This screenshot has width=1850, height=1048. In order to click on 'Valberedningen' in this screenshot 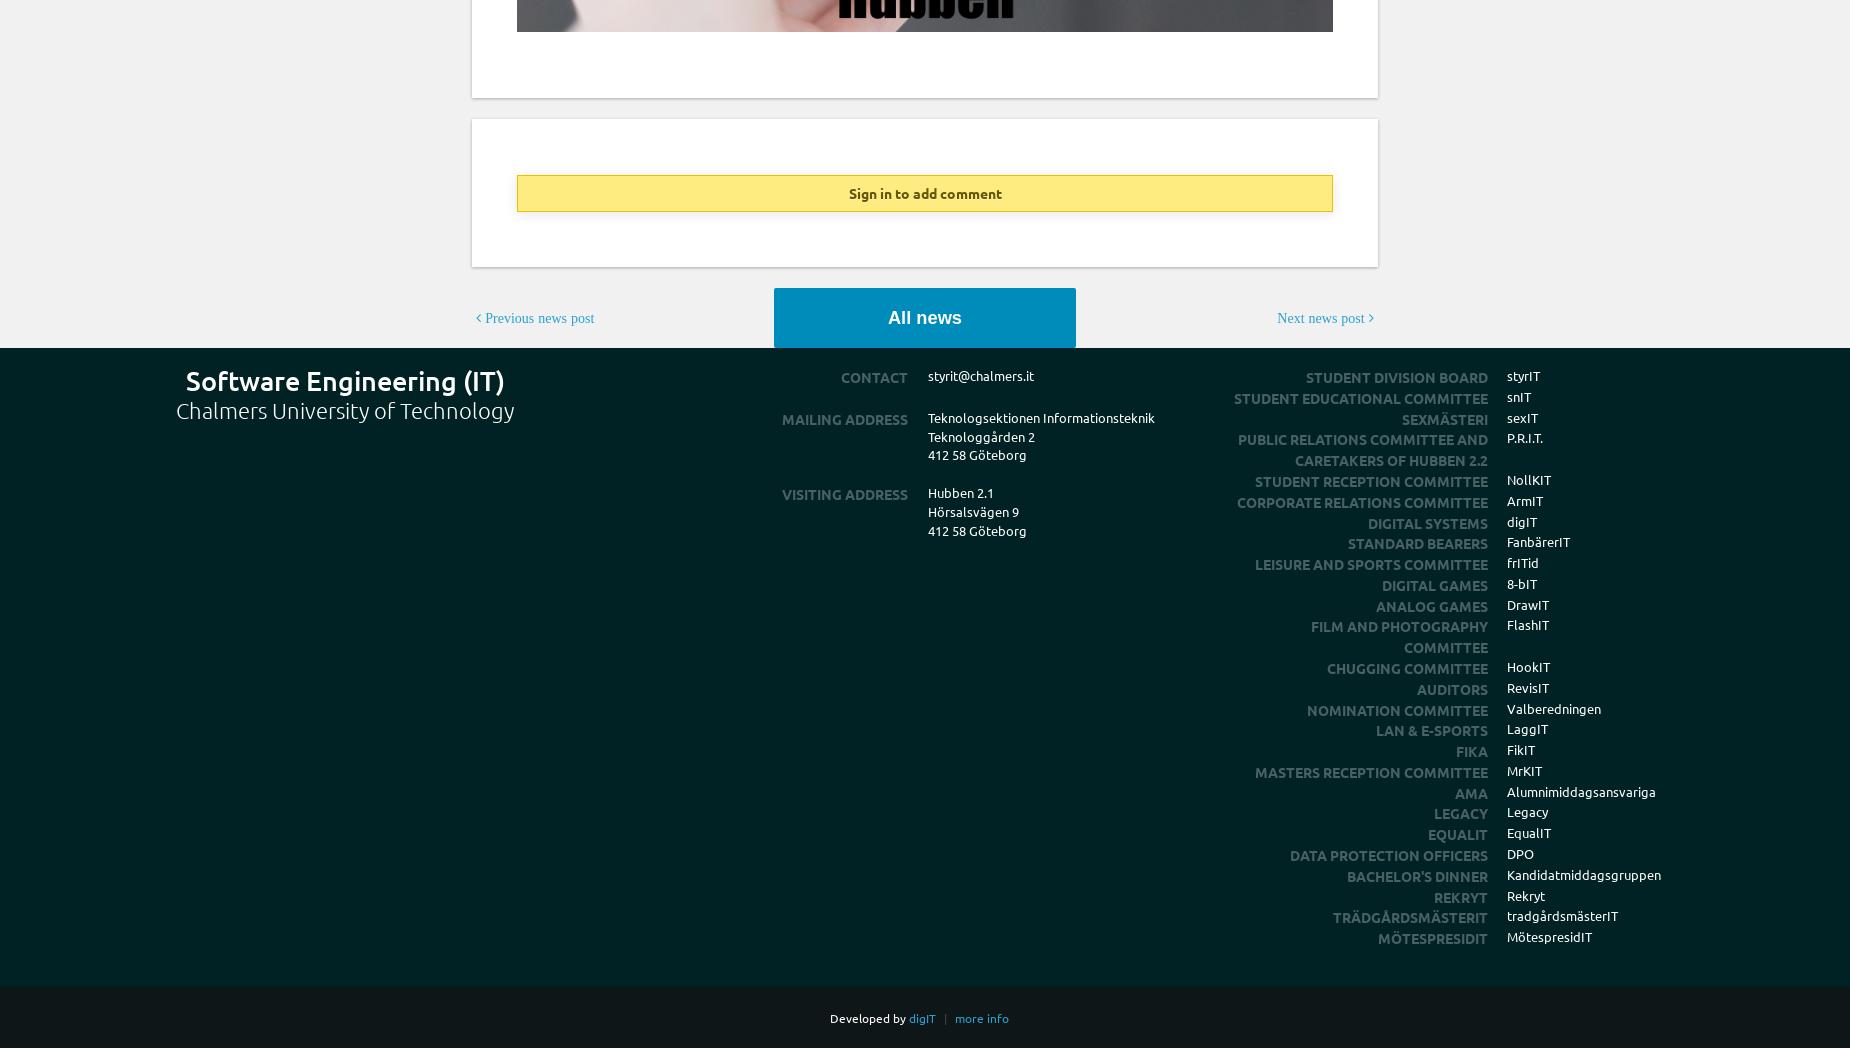, I will do `click(1554, 706)`.